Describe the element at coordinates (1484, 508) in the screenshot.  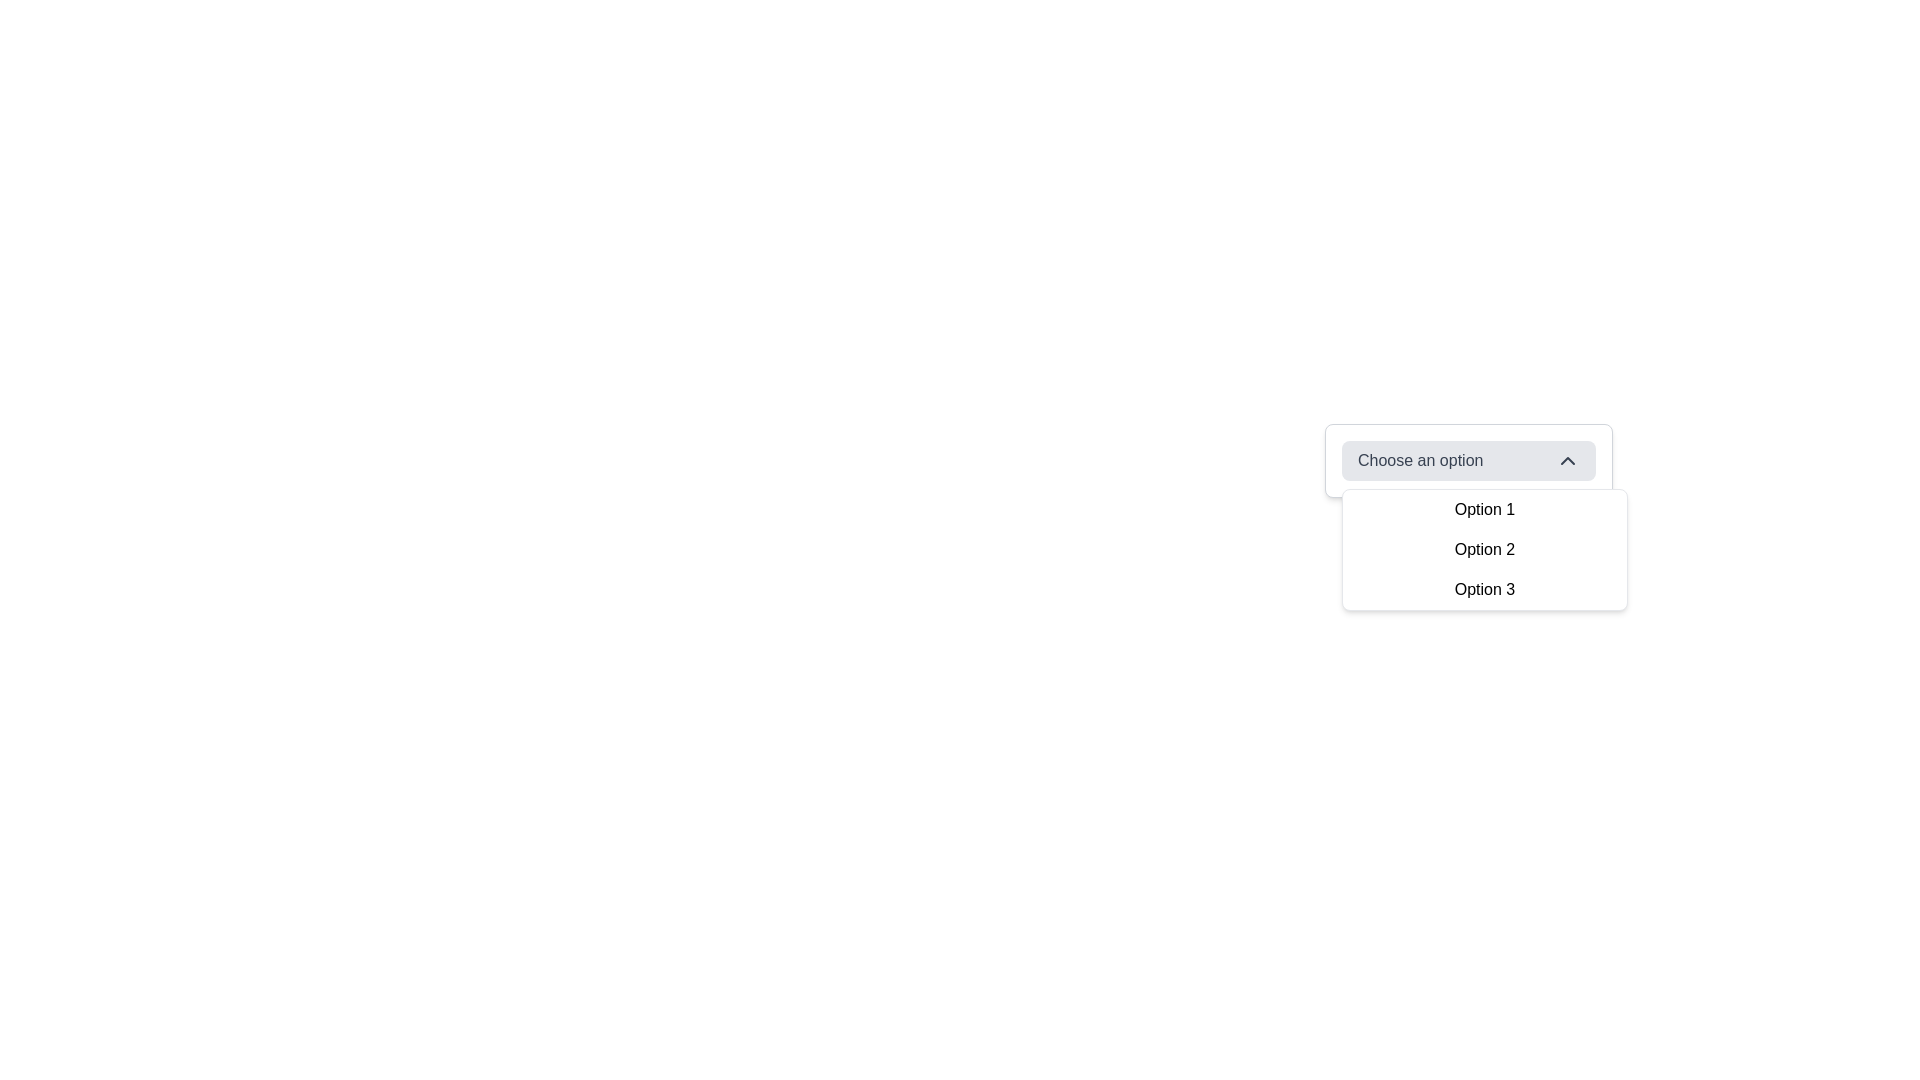
I see `the first option 'Option 1' in the dropdown menu located below the 'Choose an option' button` at that location.